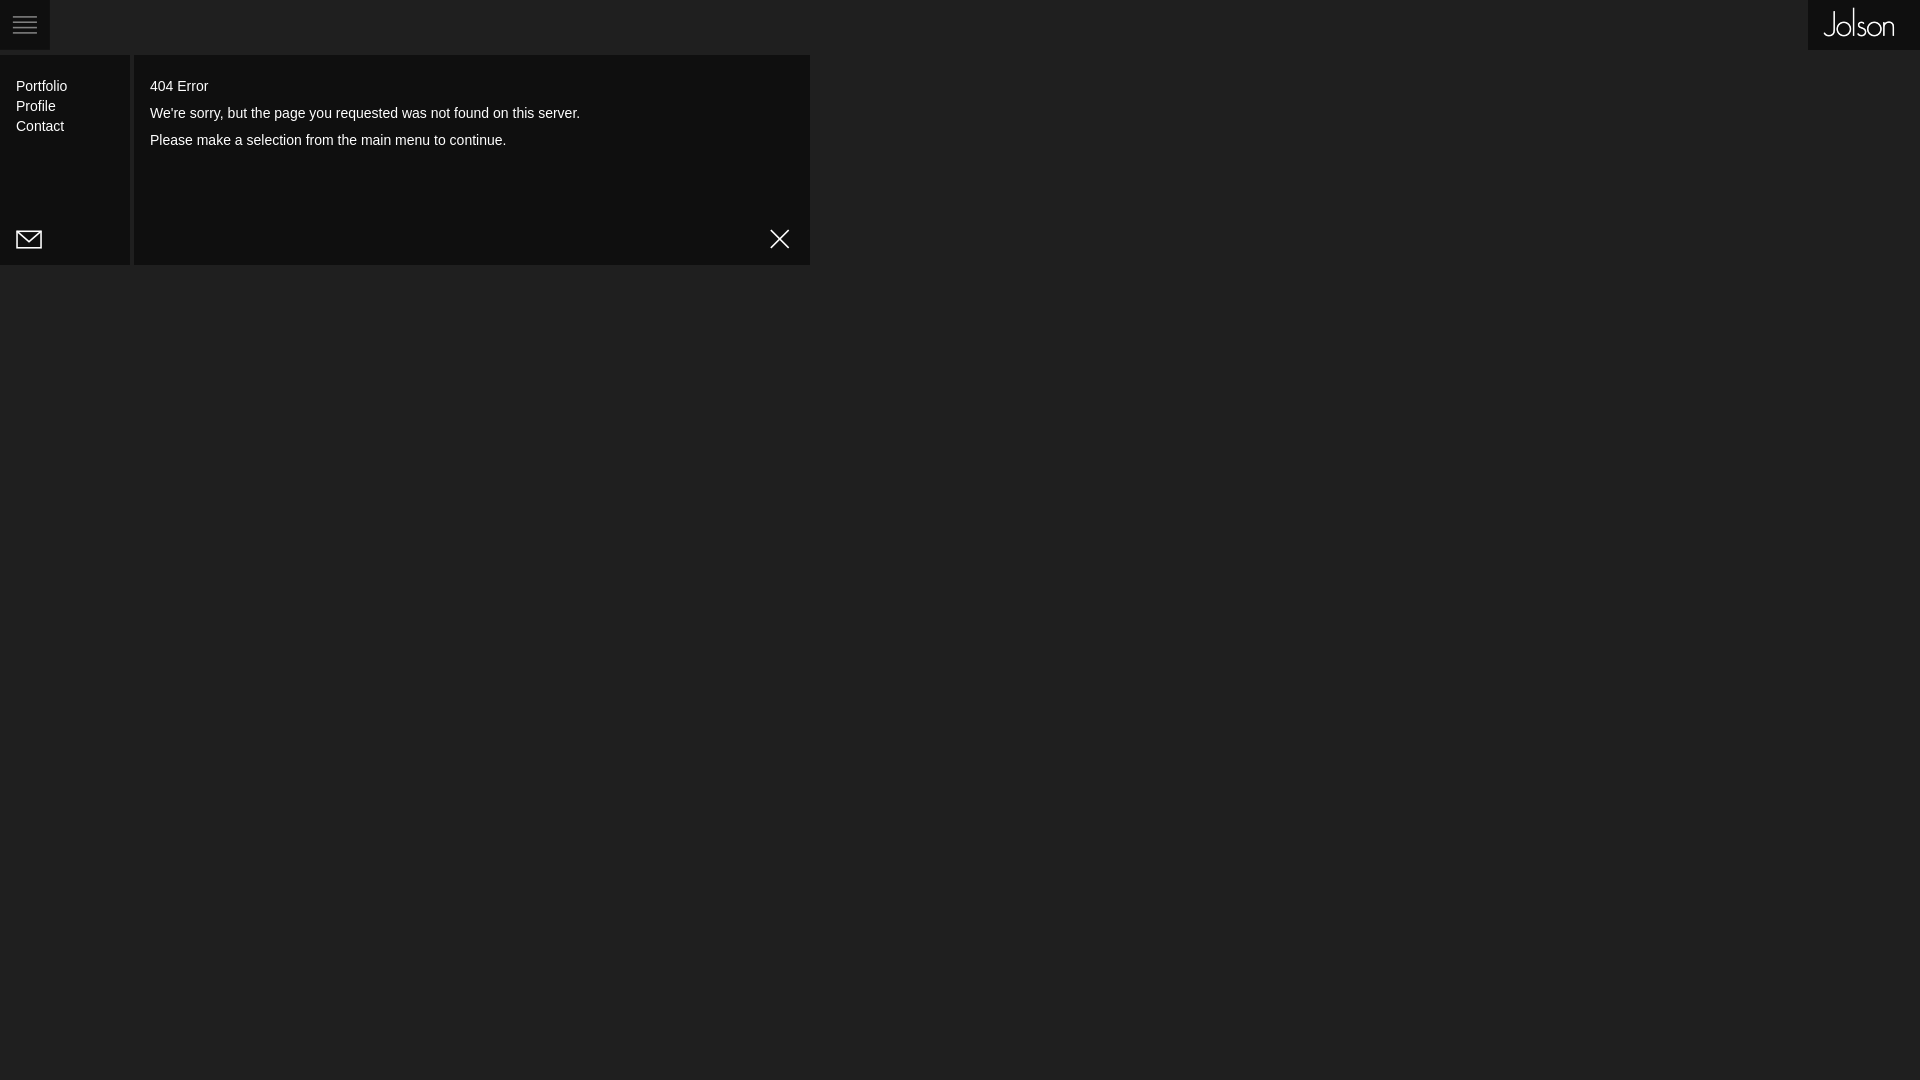 Image resolution: width=1920 pixels, height=1080 pixels. What do you see at coordinates (39, 126) in the screenshot?
I see `'Contact'` at bounding box center [39, 126].